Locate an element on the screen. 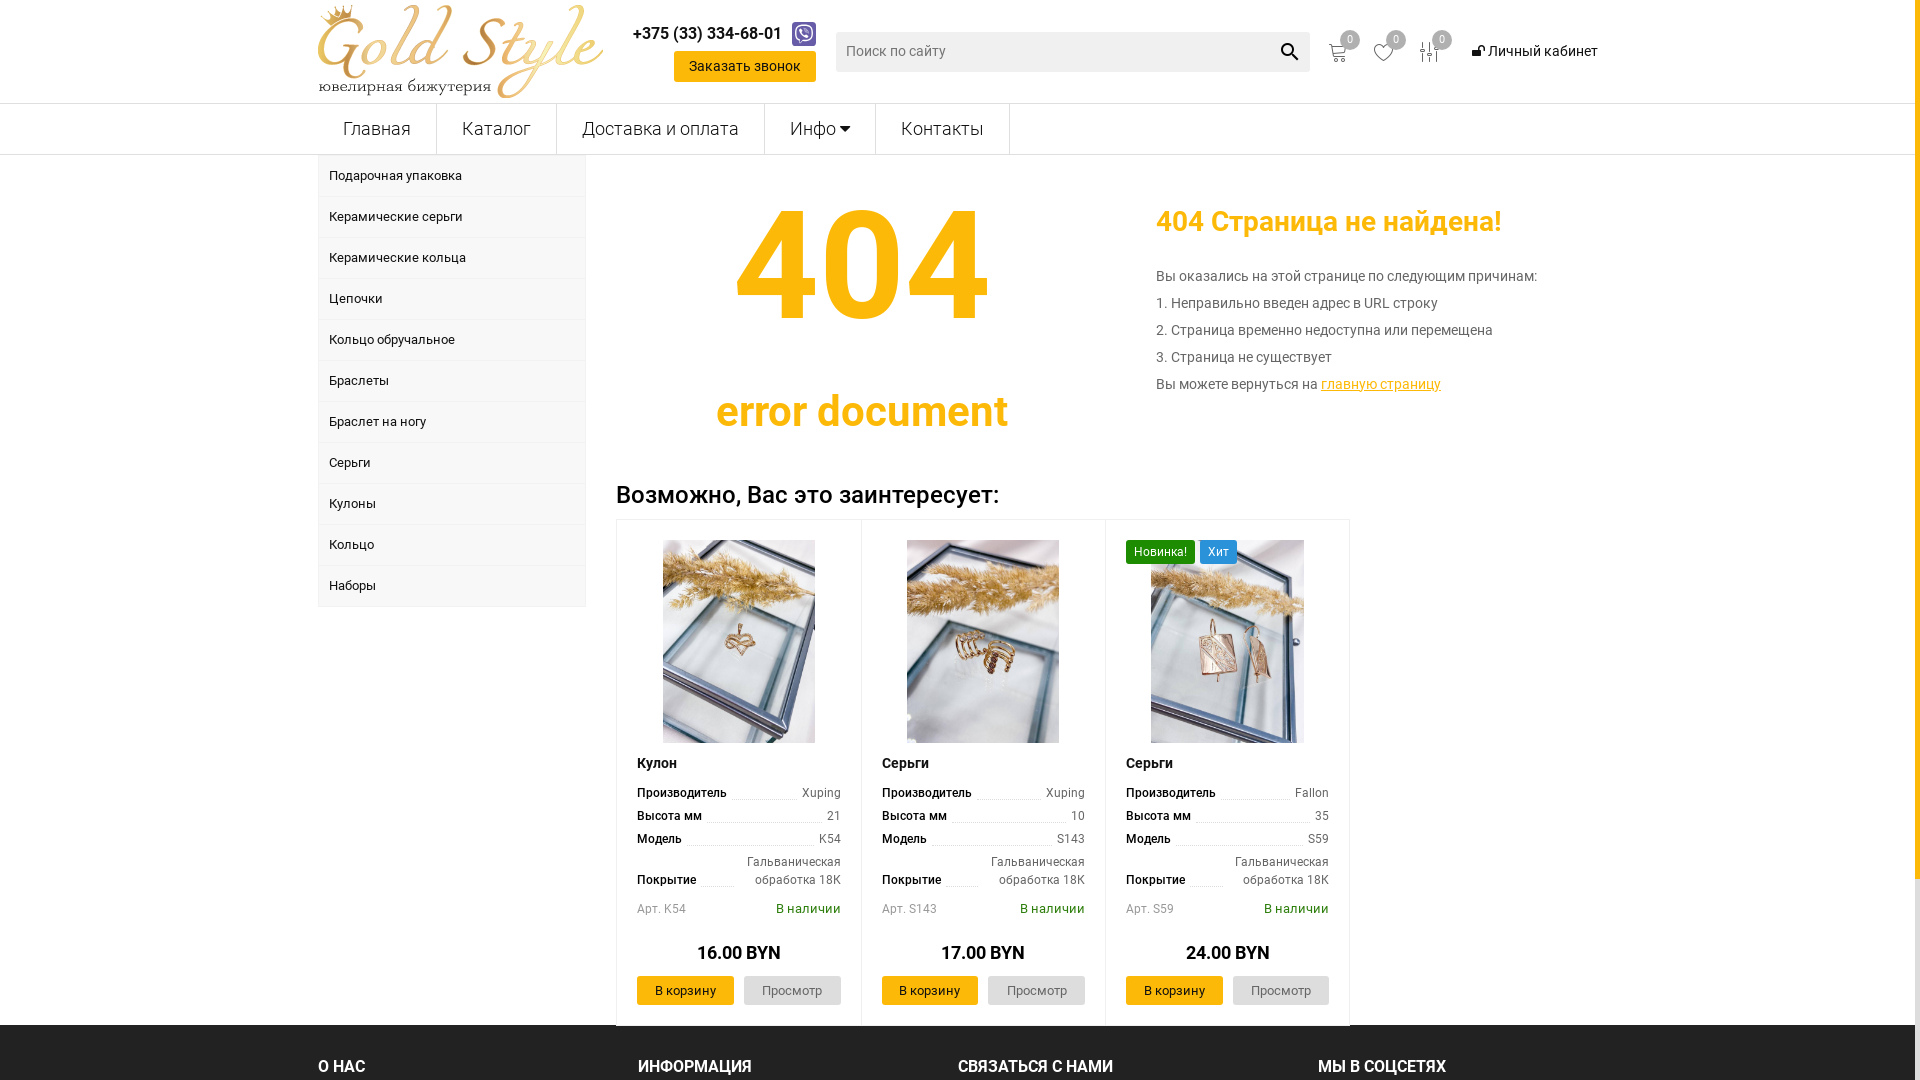 This screenshot has width=1920, height=1080. '0' is located at coordinates (1338, 50).